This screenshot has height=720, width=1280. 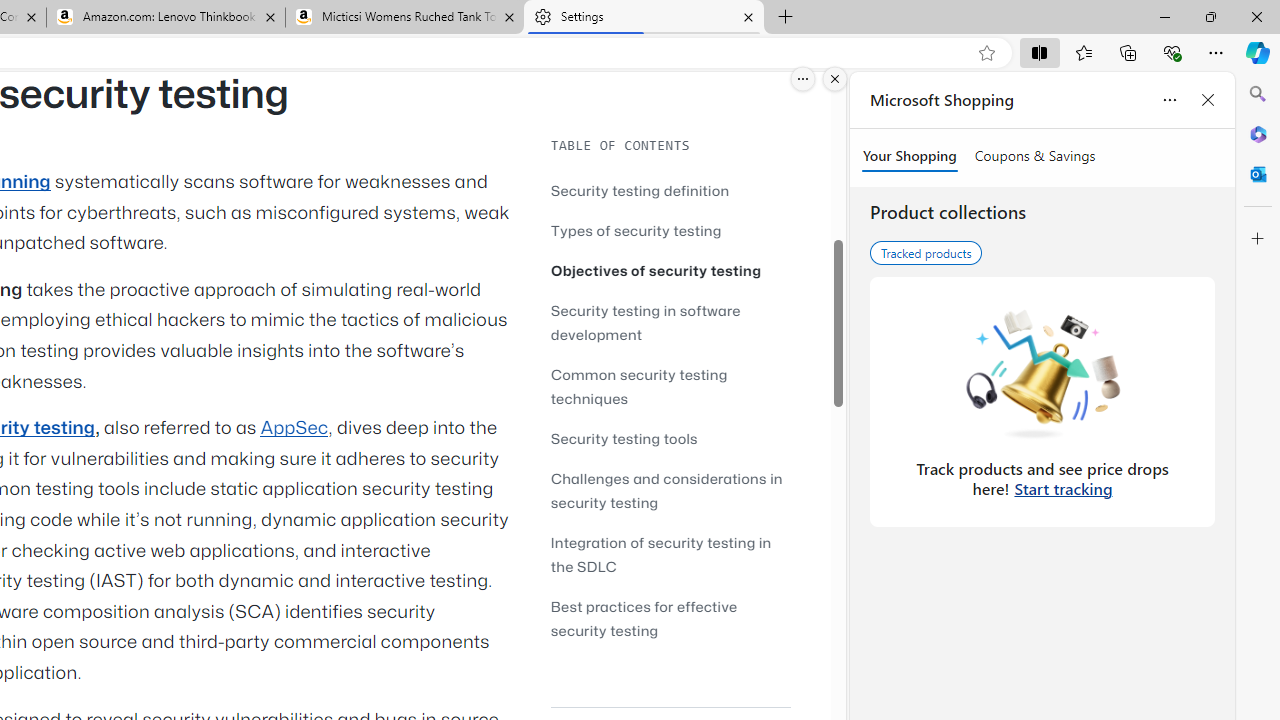 I want to click on 'Favorites', so click(x=1082, y=51).